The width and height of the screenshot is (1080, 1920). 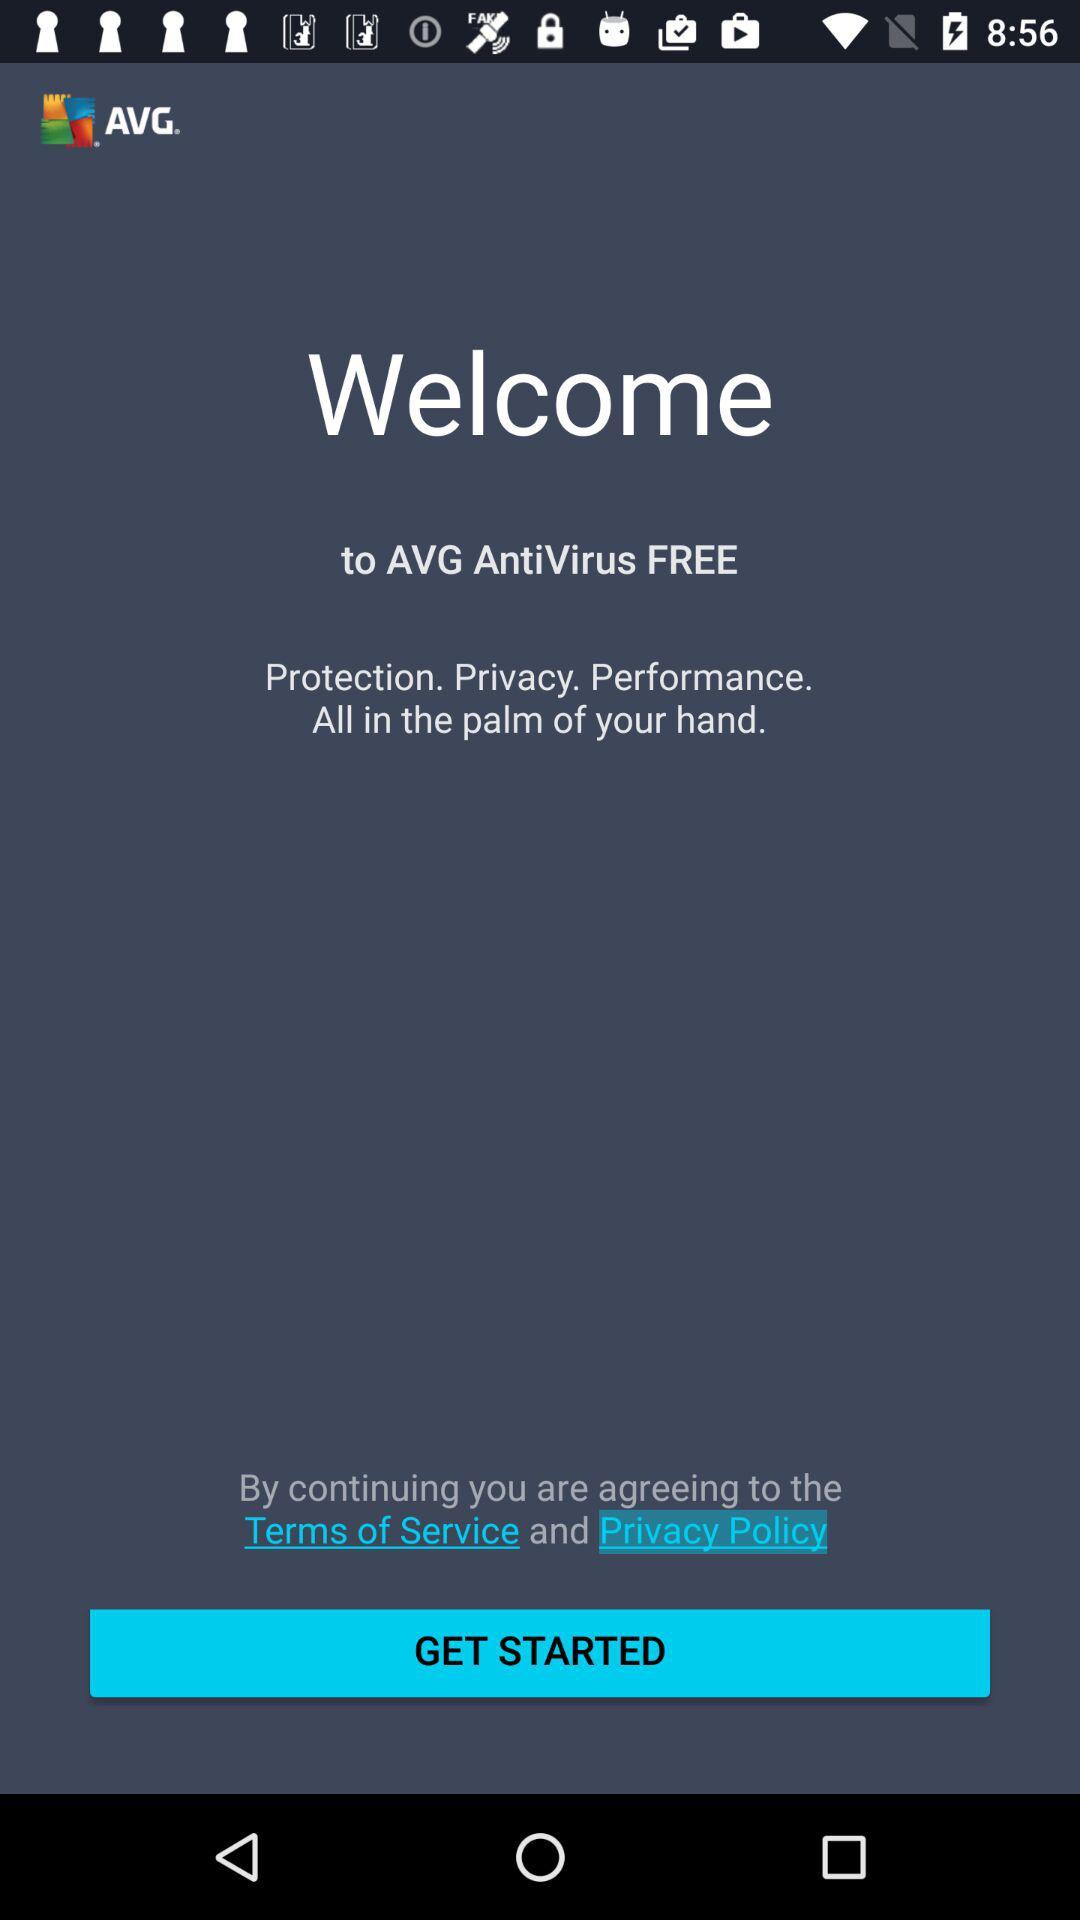 I want to click on the icon above the get started icon, so click(x=540, y=1527).